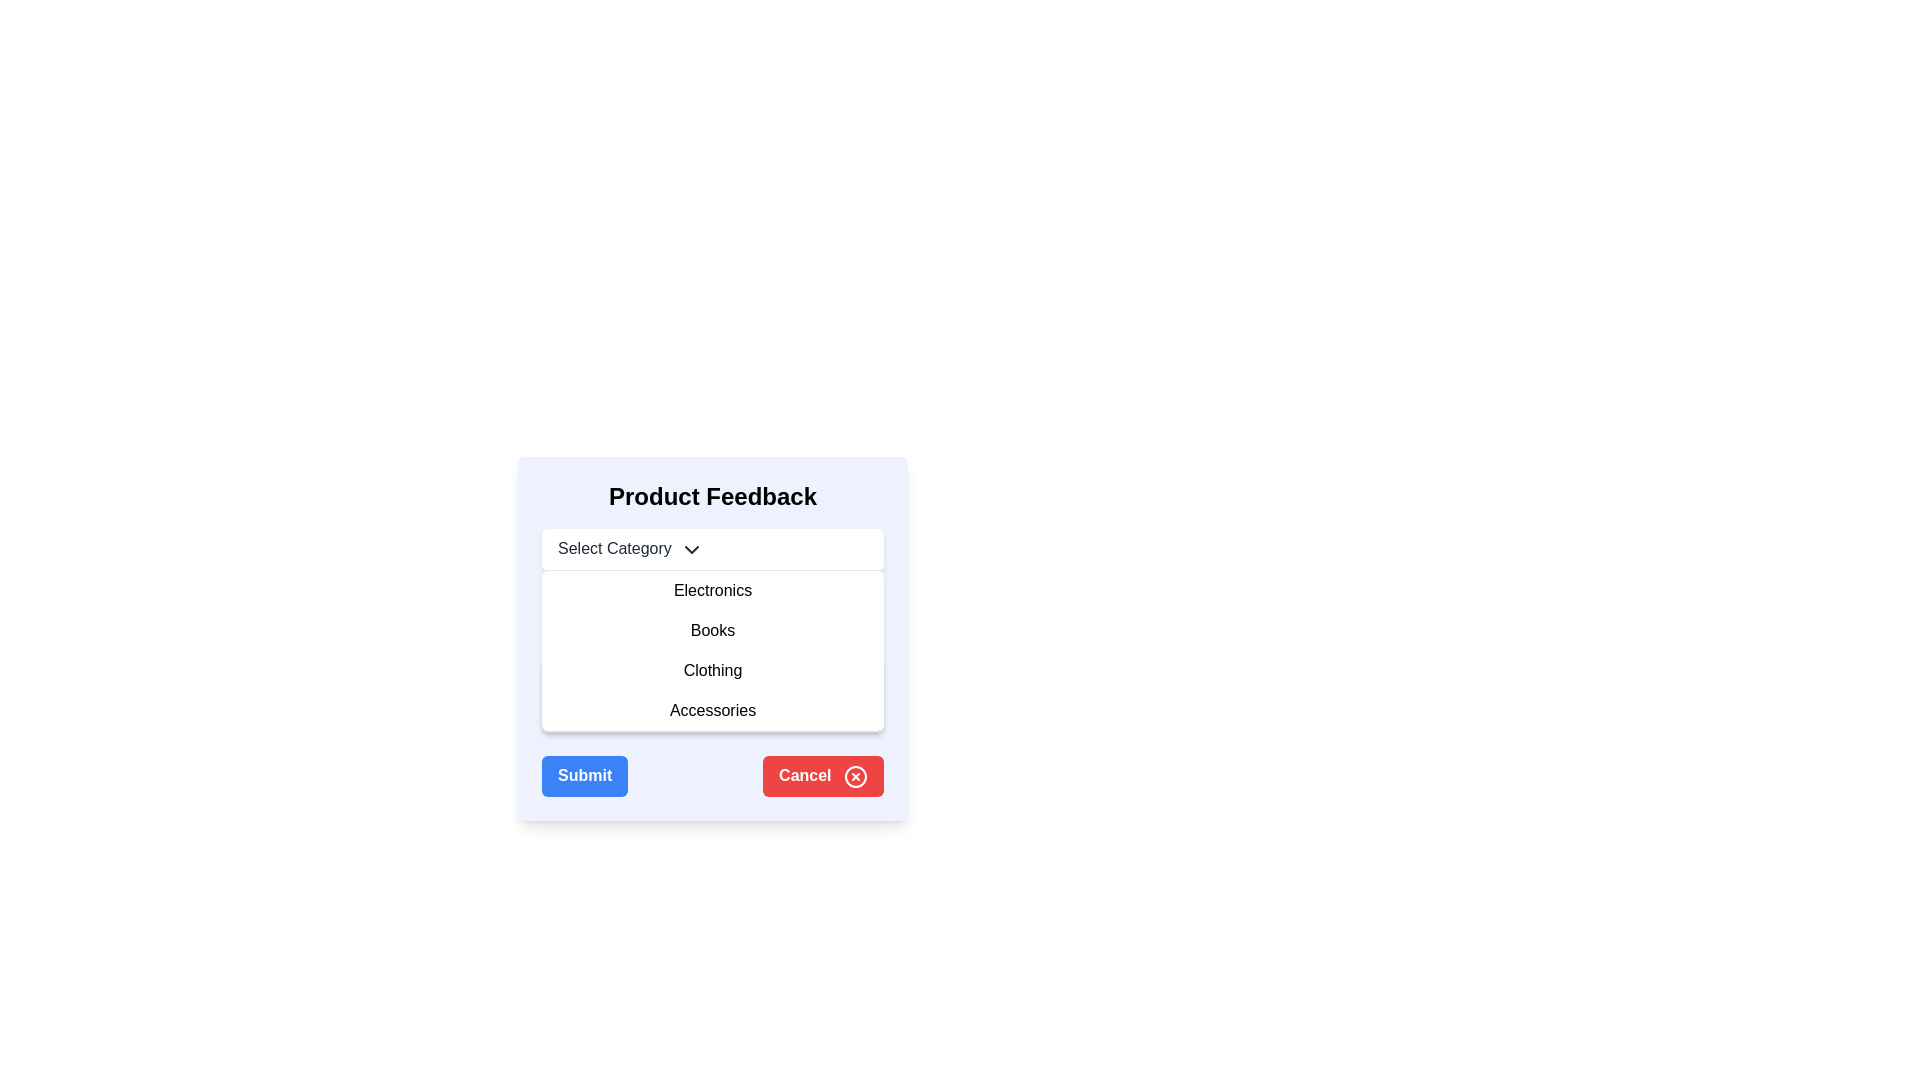 Image resolution: width=1920 pixels, height=1080 pixels. What do you see at coordinates (713, 708) in the screenshot?
I see `the 'Accessories' dropdown menu option, which is the fourth item in the dropdown list below the 'Select Category' button, to change its background color to gray` at bounding box center [713, 708].